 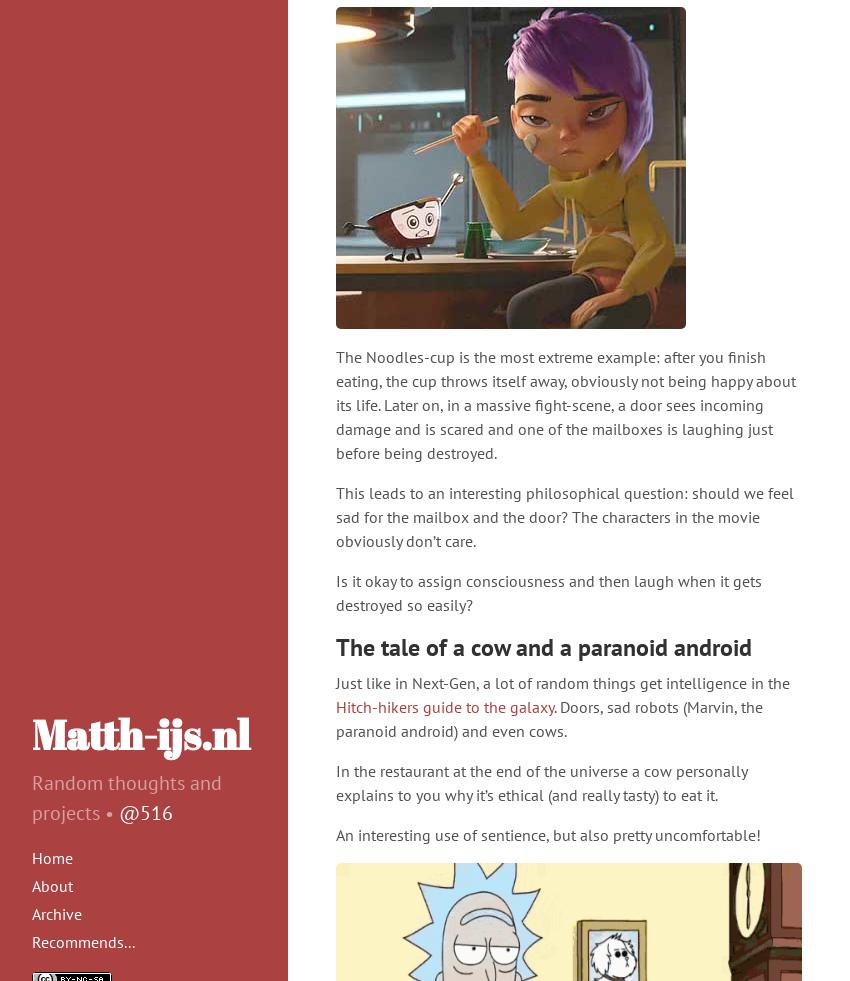 What do you see at coordinates (141, 734) in the screenshot?
I see `'Matth-ijs.nl'` at bounding box center [141, 734].